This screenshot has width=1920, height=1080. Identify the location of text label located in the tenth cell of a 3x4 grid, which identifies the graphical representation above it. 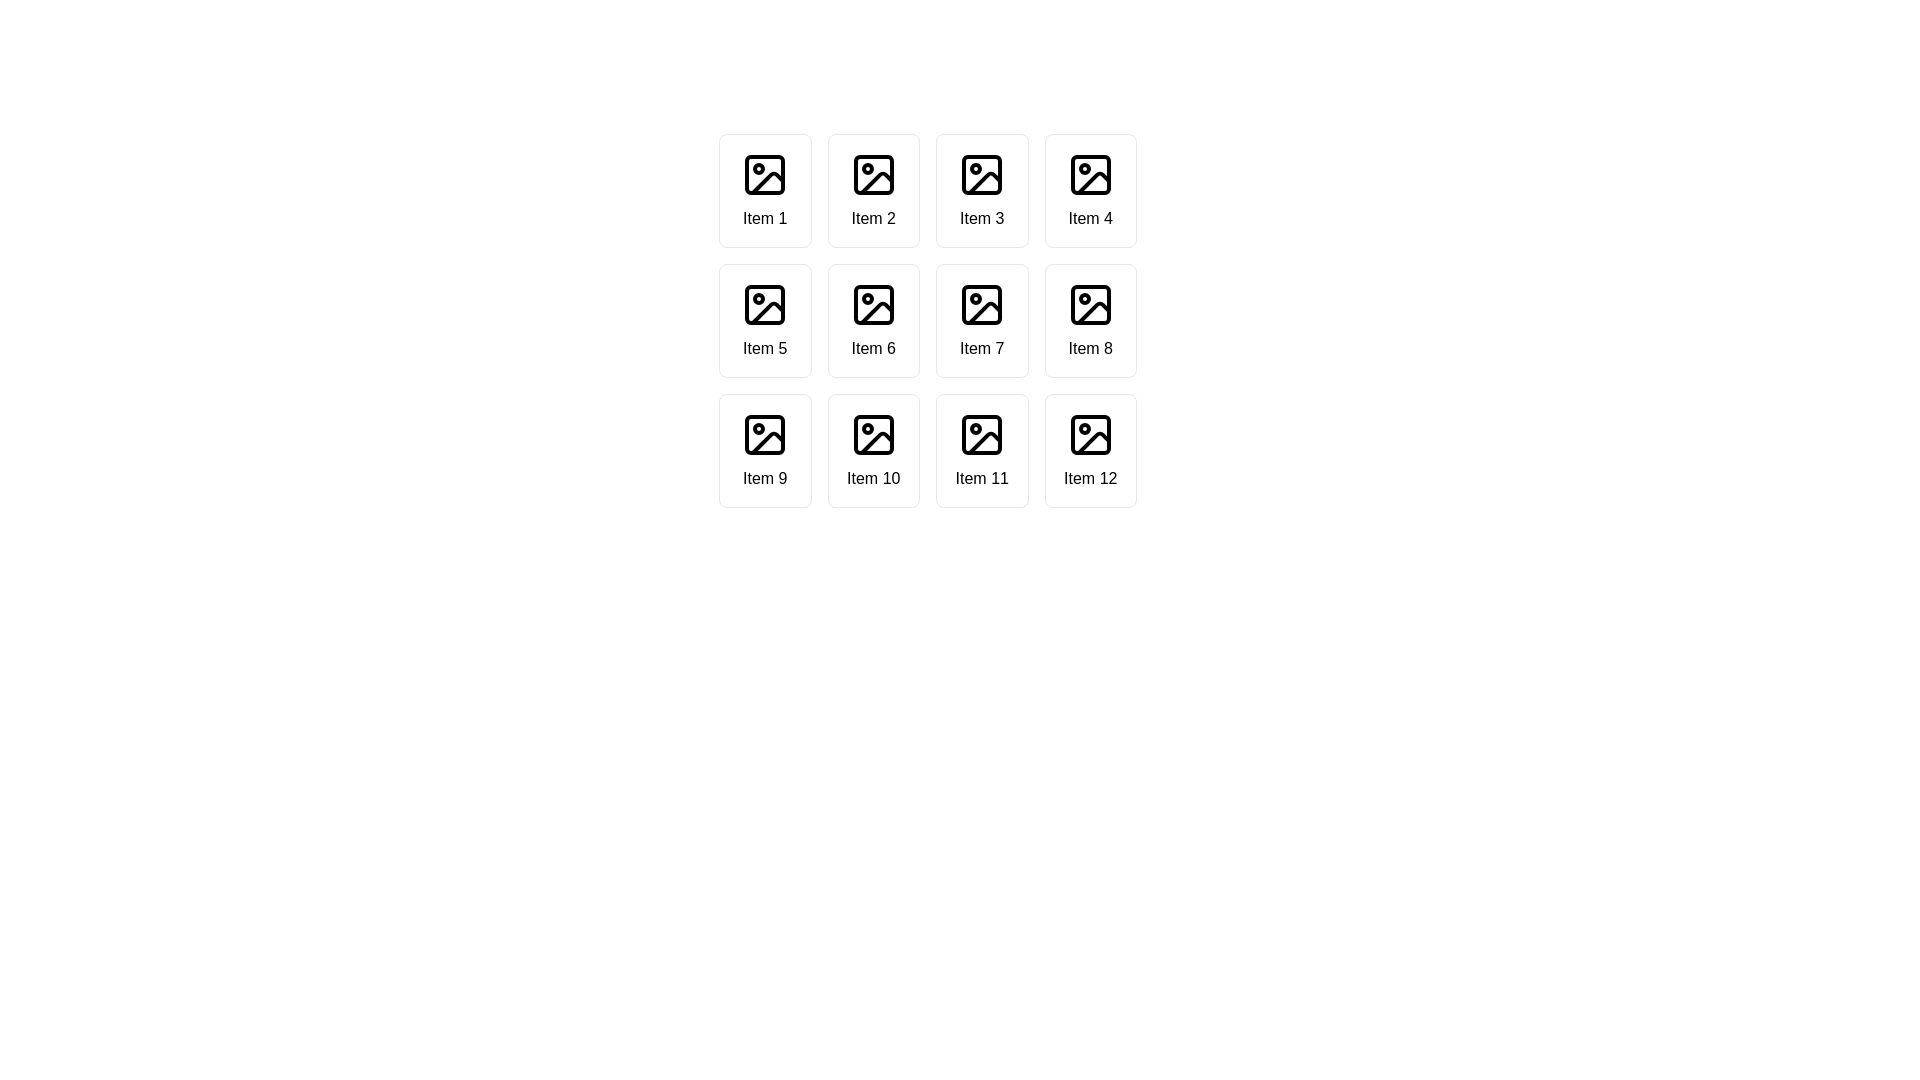
(873, 478).